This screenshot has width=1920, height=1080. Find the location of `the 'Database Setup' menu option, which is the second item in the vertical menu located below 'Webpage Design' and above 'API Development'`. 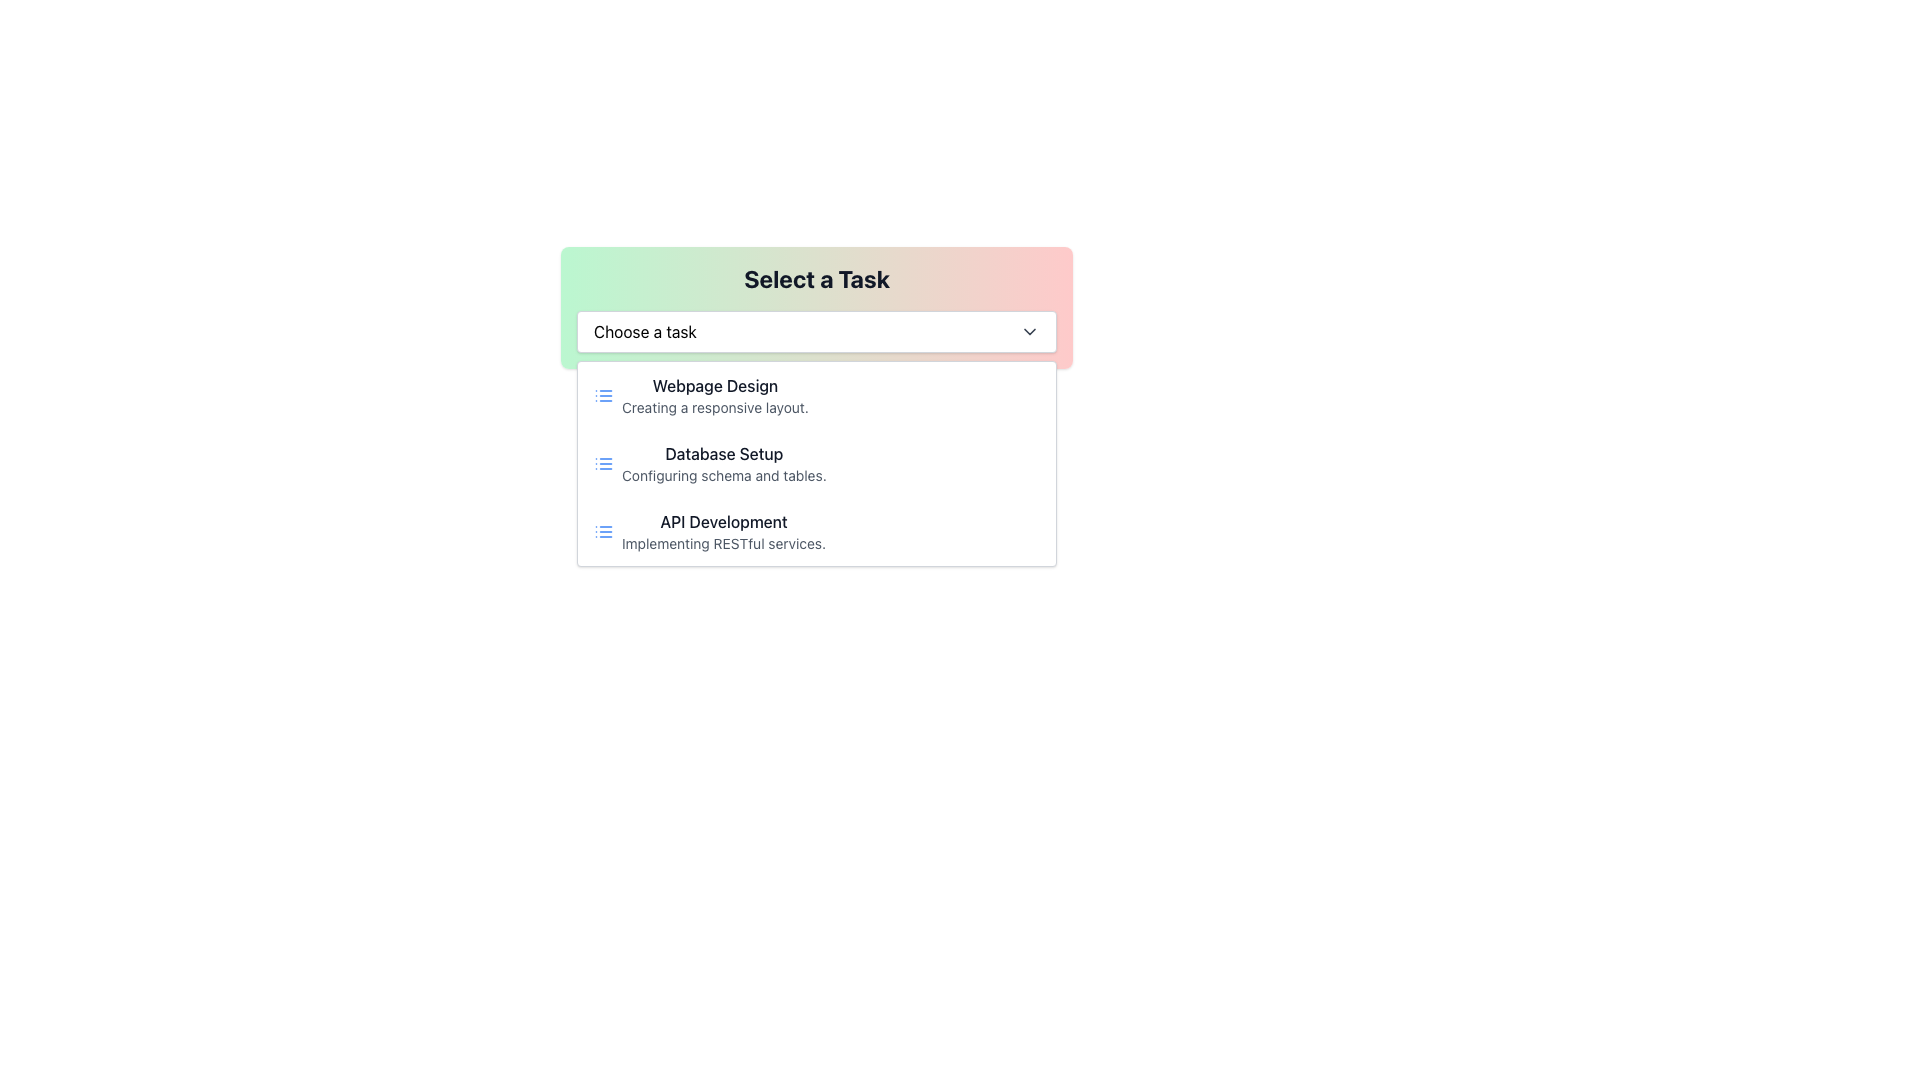

the 'Database Setup' menu option, which is the second item in the vertical menu located below 'Webpage Design' and above 'API Development' is located at coordinates (816, 463).